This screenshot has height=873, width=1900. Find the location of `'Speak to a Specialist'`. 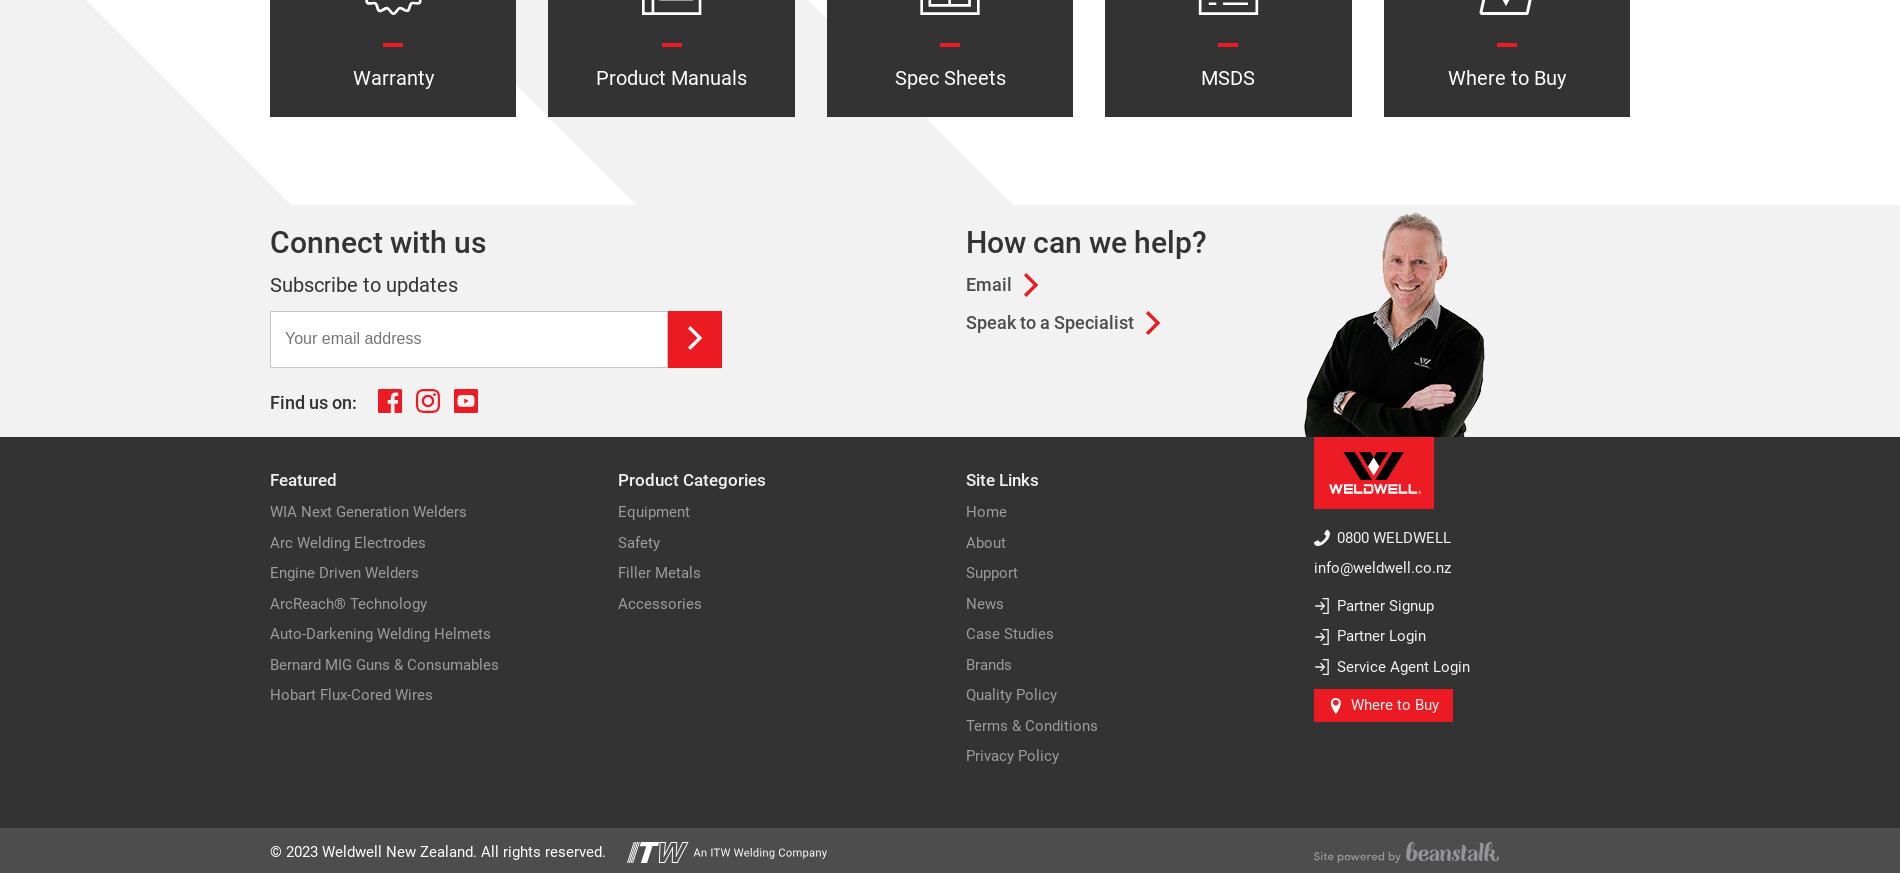

'Speak to a Specialist' is located at coordinates (1049, 322).